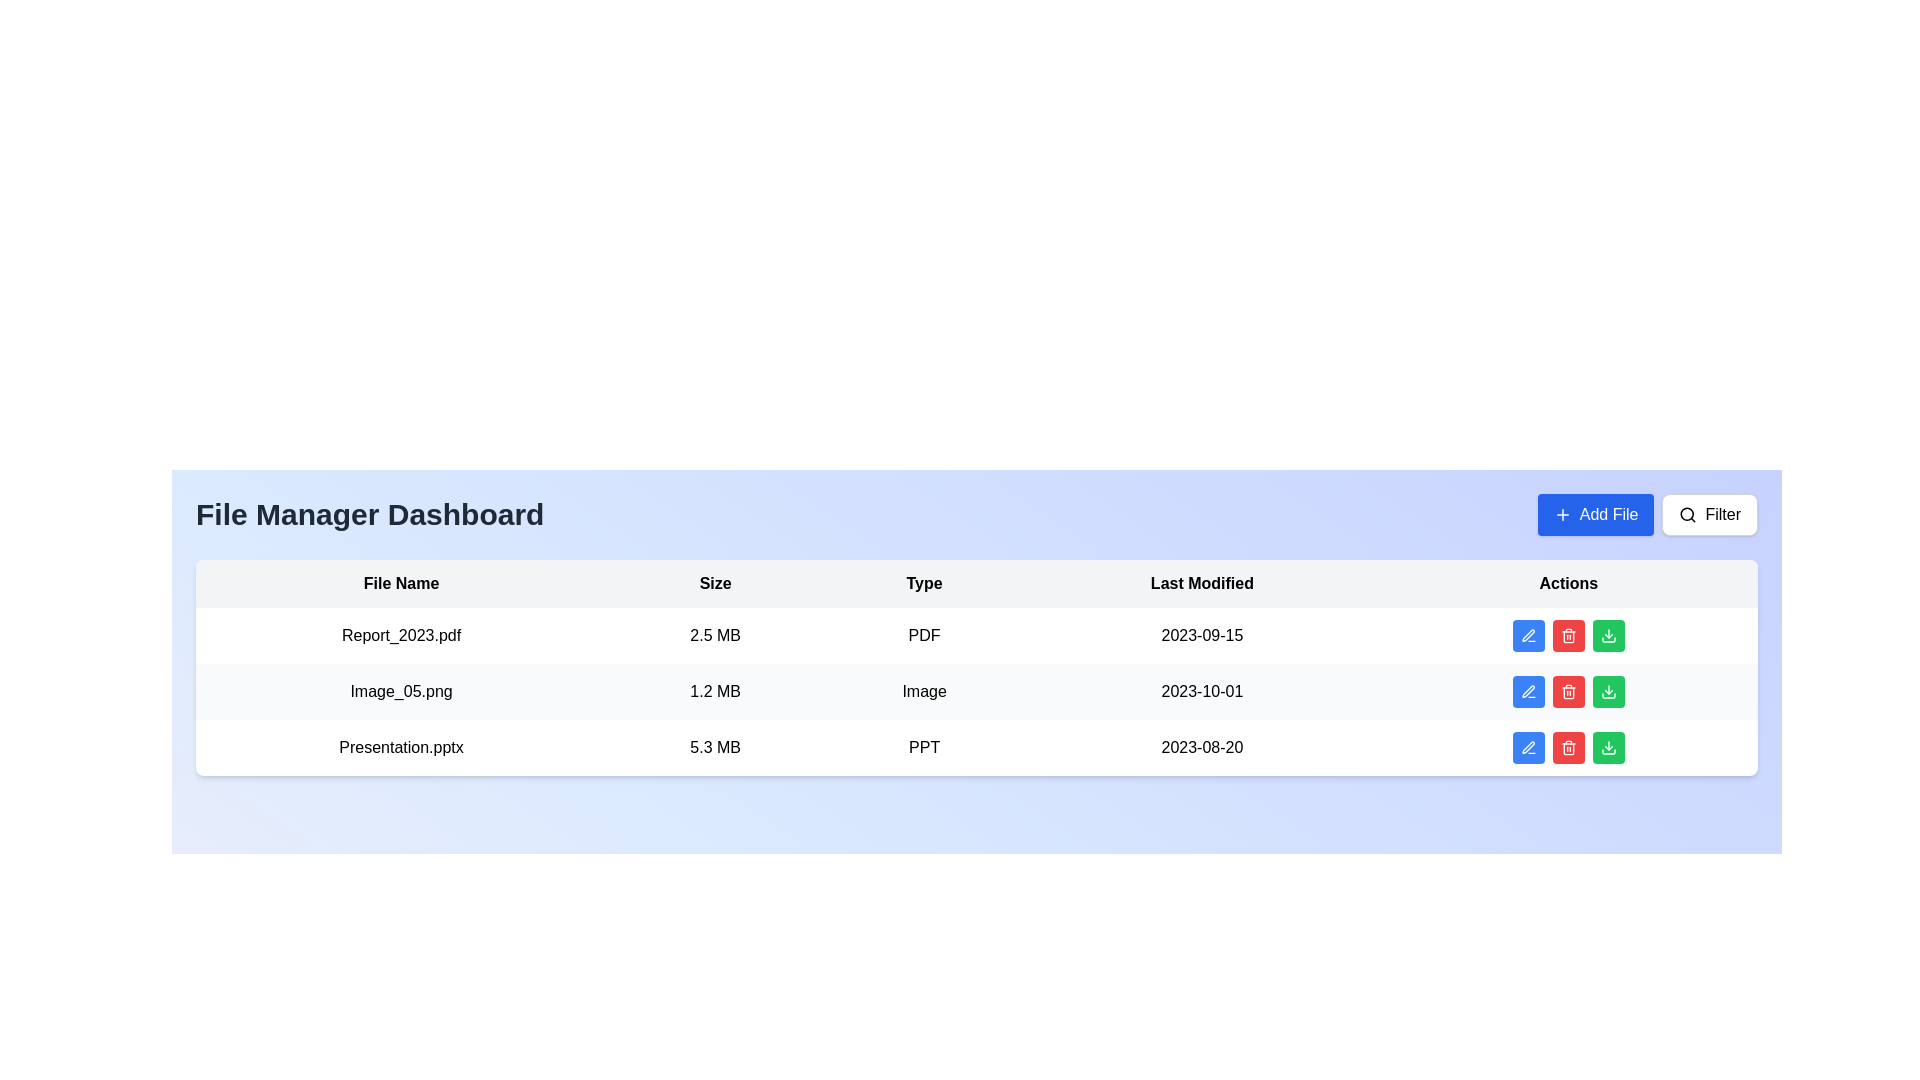 The width and height of the screenshot is (1920, 1080). Describe the element at coordinates (715, 748) in the screenshot. I see `the static text label displaying '5.3 MB' in the 'Size' column of the table row for the file 'Presentation.pptx'` at that location.